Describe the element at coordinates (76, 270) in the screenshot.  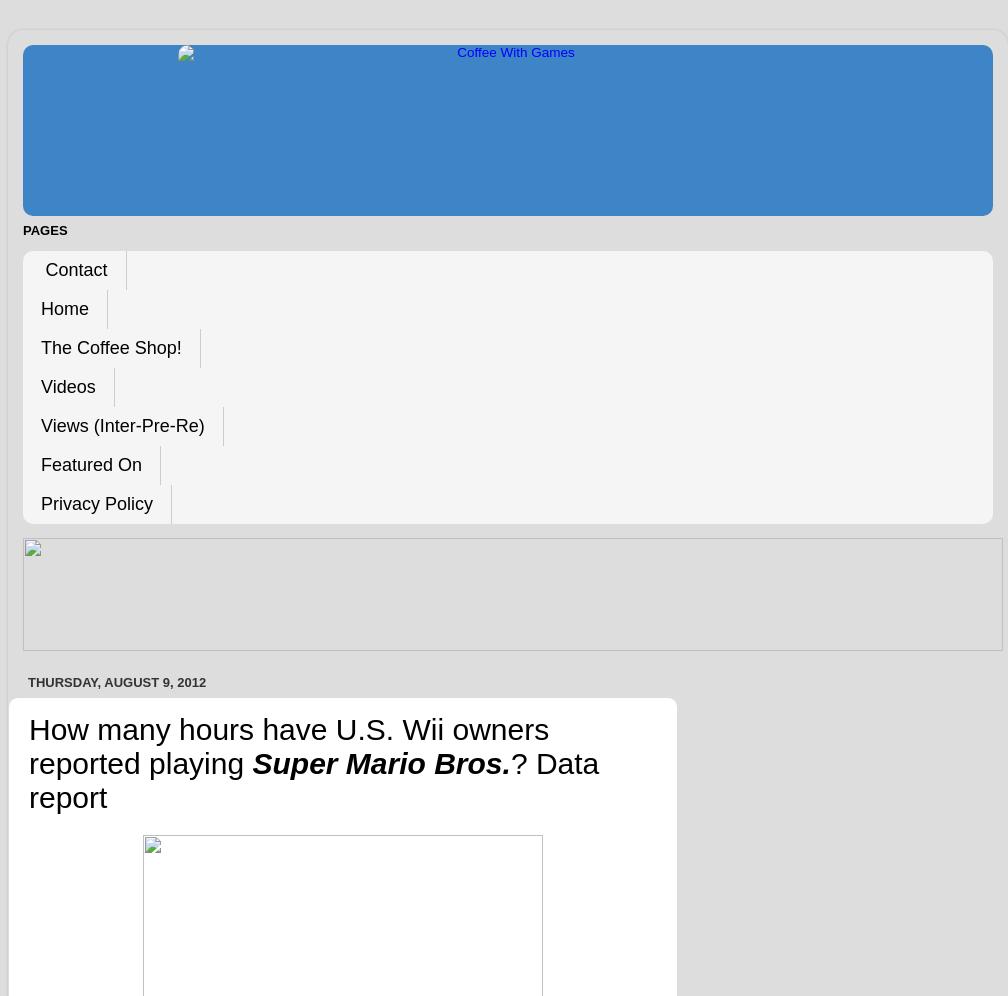
I see `'Contact'` at that location.